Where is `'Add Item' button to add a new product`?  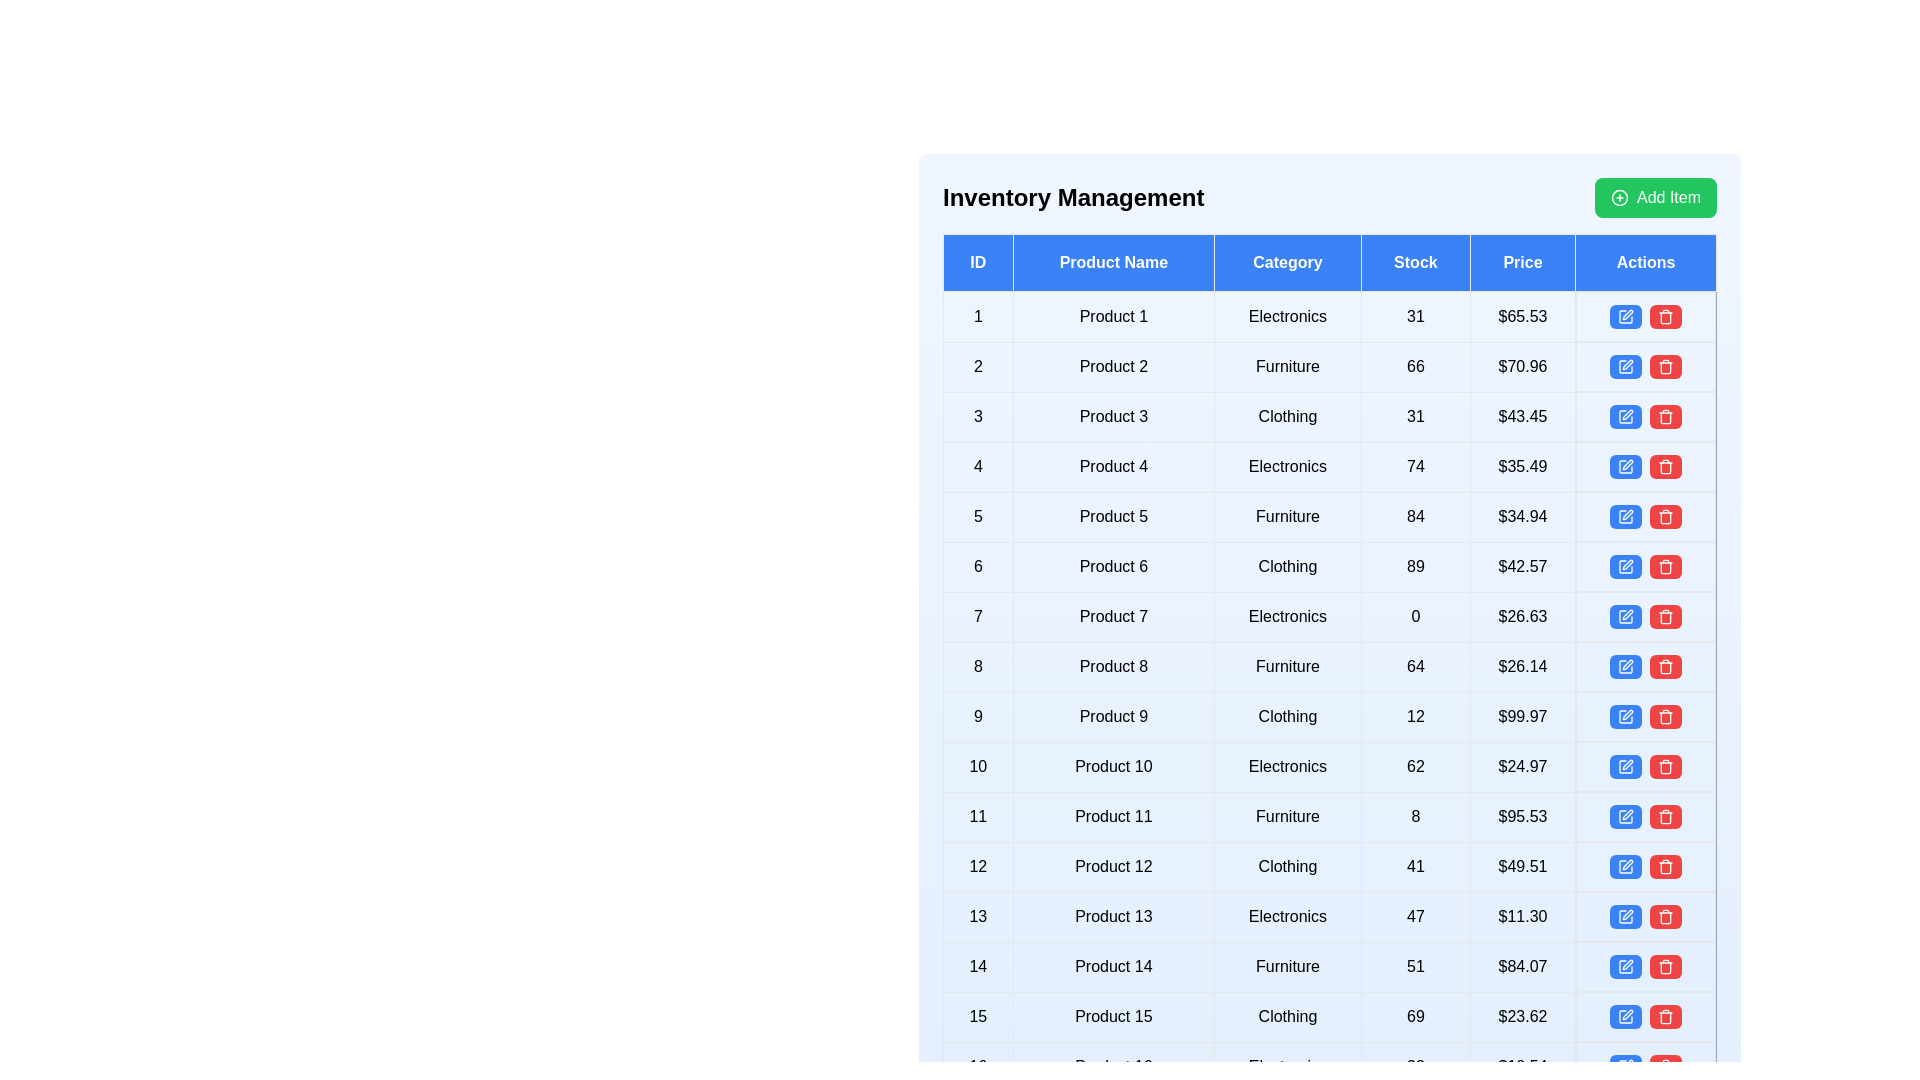
'Add Item' button to add a new product is located at coordinates (1656, 197).